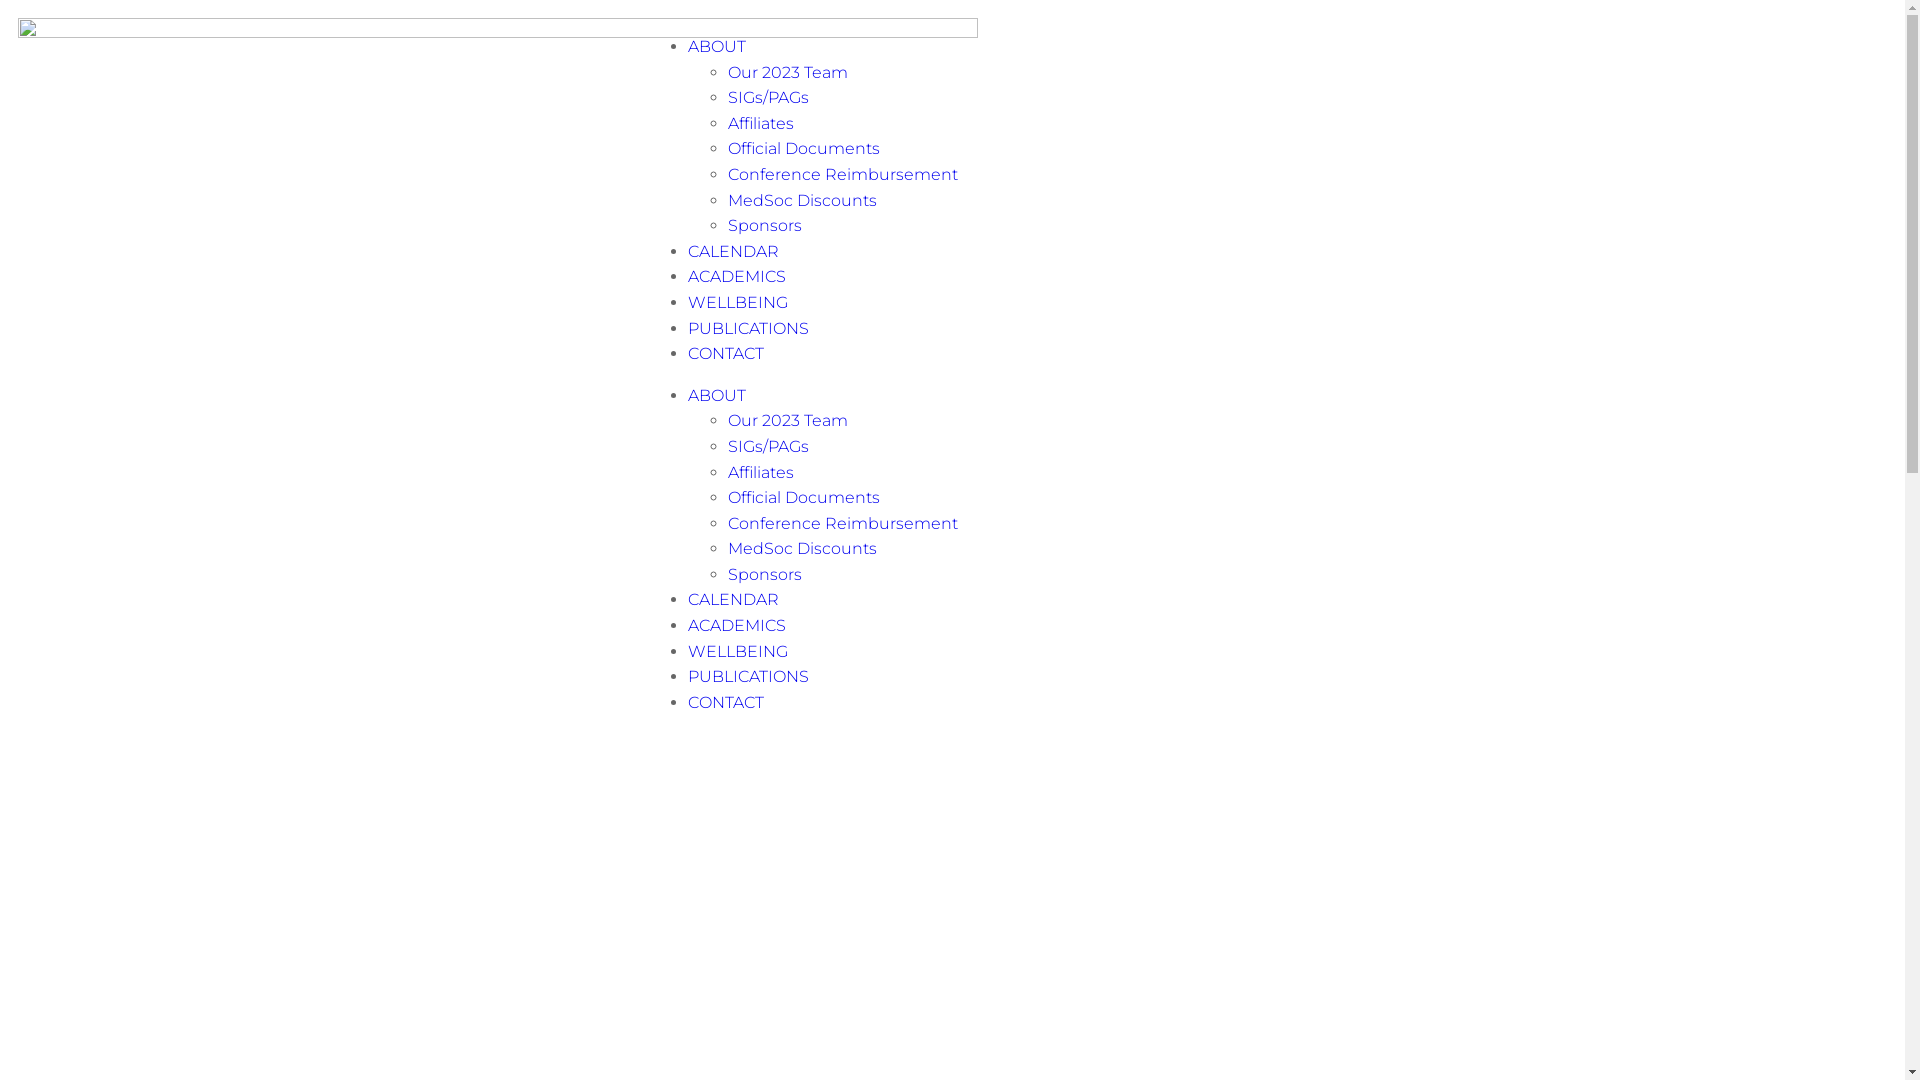 The image size is (1920, 1080). What do you see at coordinates (724, 352) in the screenshot?
I see `'CONTACT'` at bounding box center [724, 352].